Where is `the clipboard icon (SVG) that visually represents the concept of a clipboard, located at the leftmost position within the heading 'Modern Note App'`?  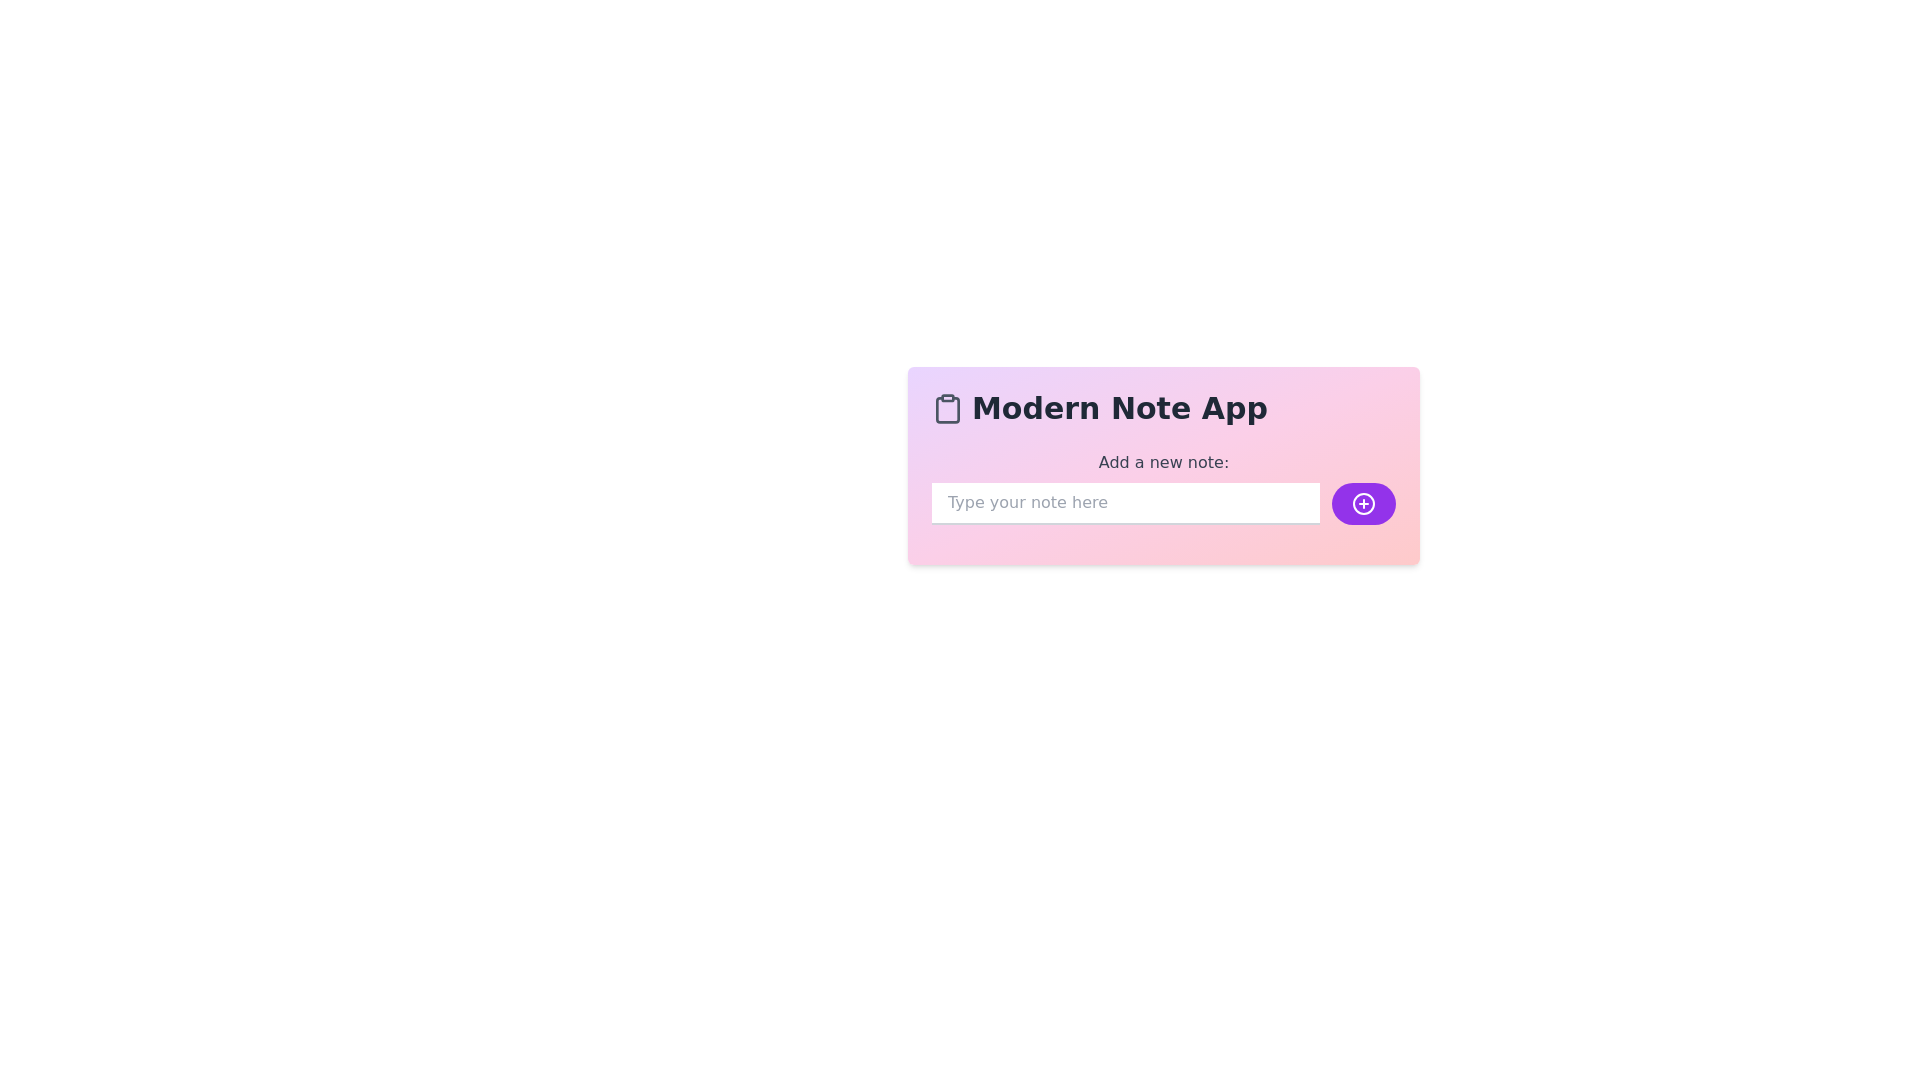 the clipboard icon (SVG) that visually represents the concept of a clipboard, located at the leftmost position within the heading 'Modern Note App' is located at coordinates (947, 407).